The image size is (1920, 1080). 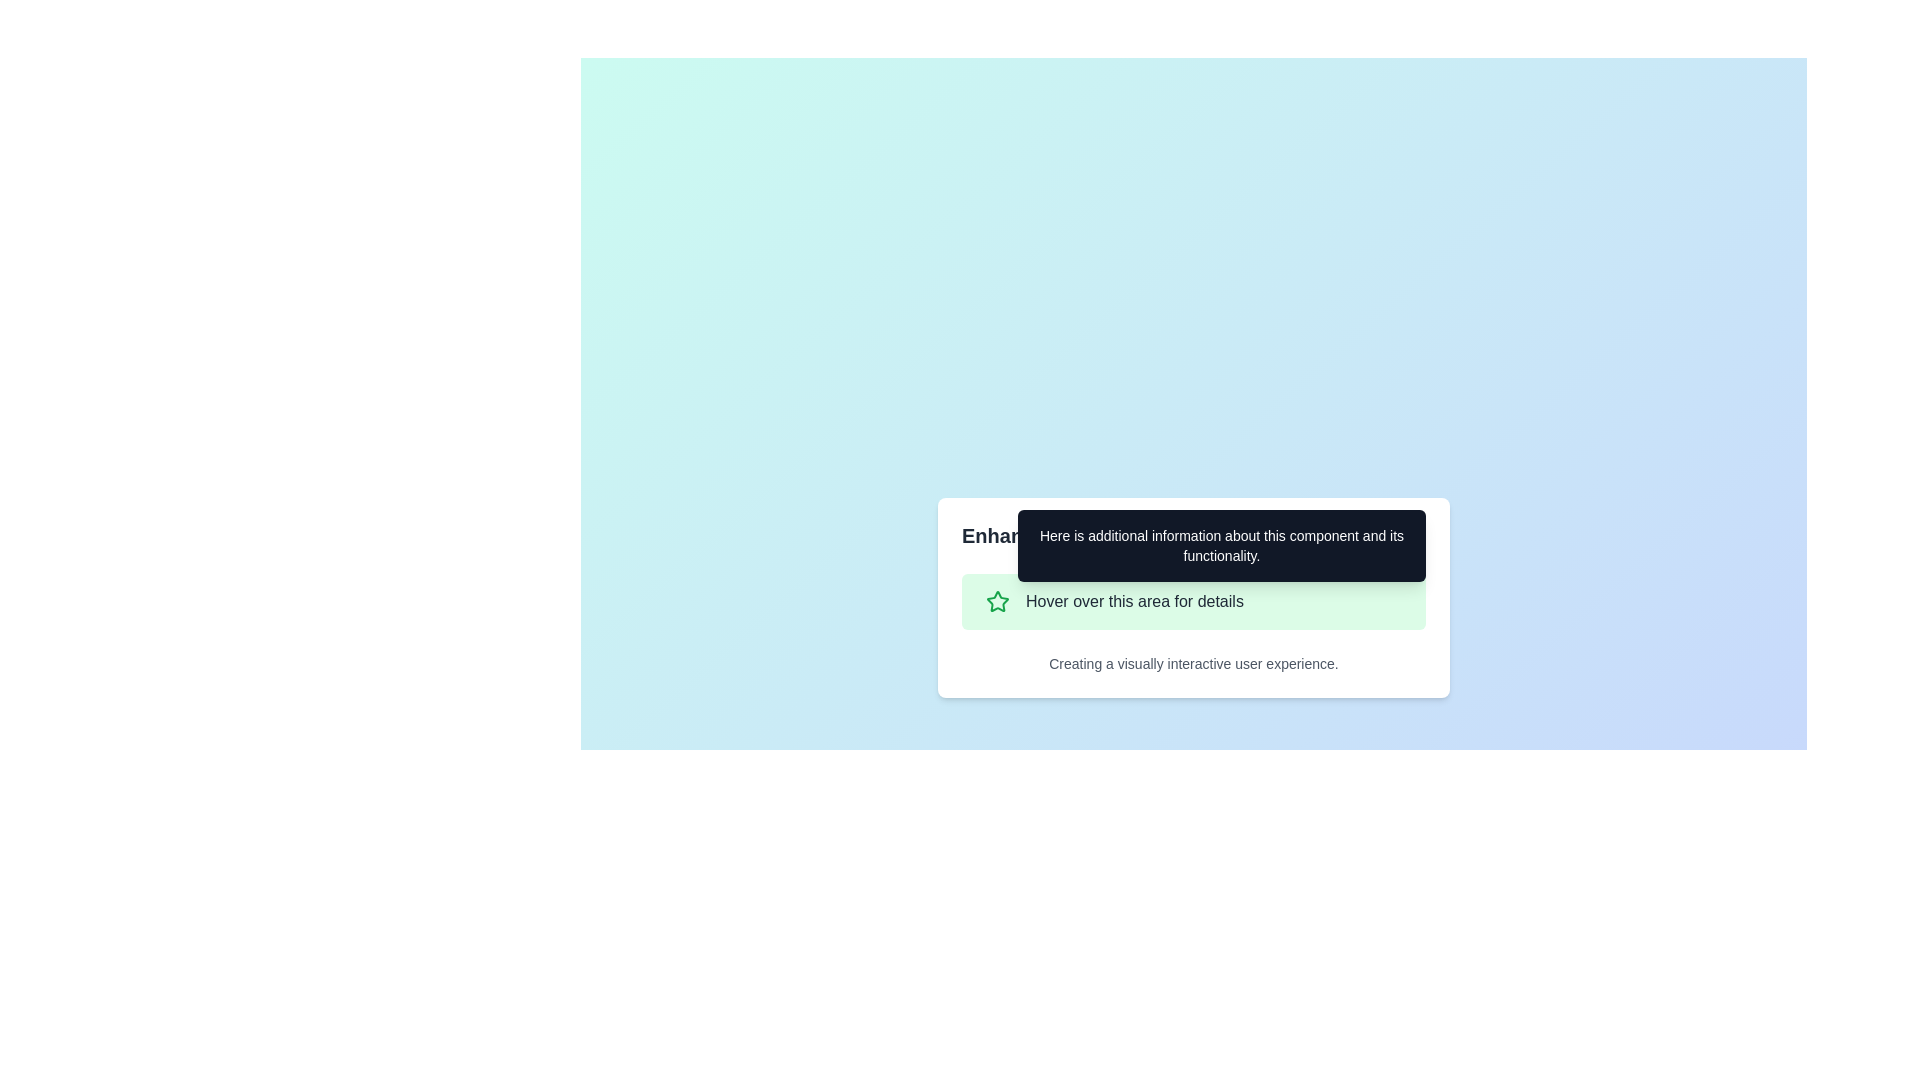 I want to click on the Interactive Tooltip Trigger Area located in the bottom-middle section of the 'Enhanced Tooltip Widget' panel, which displays additional information in a tooltip upon hovering, so click(x=1194, y=600).